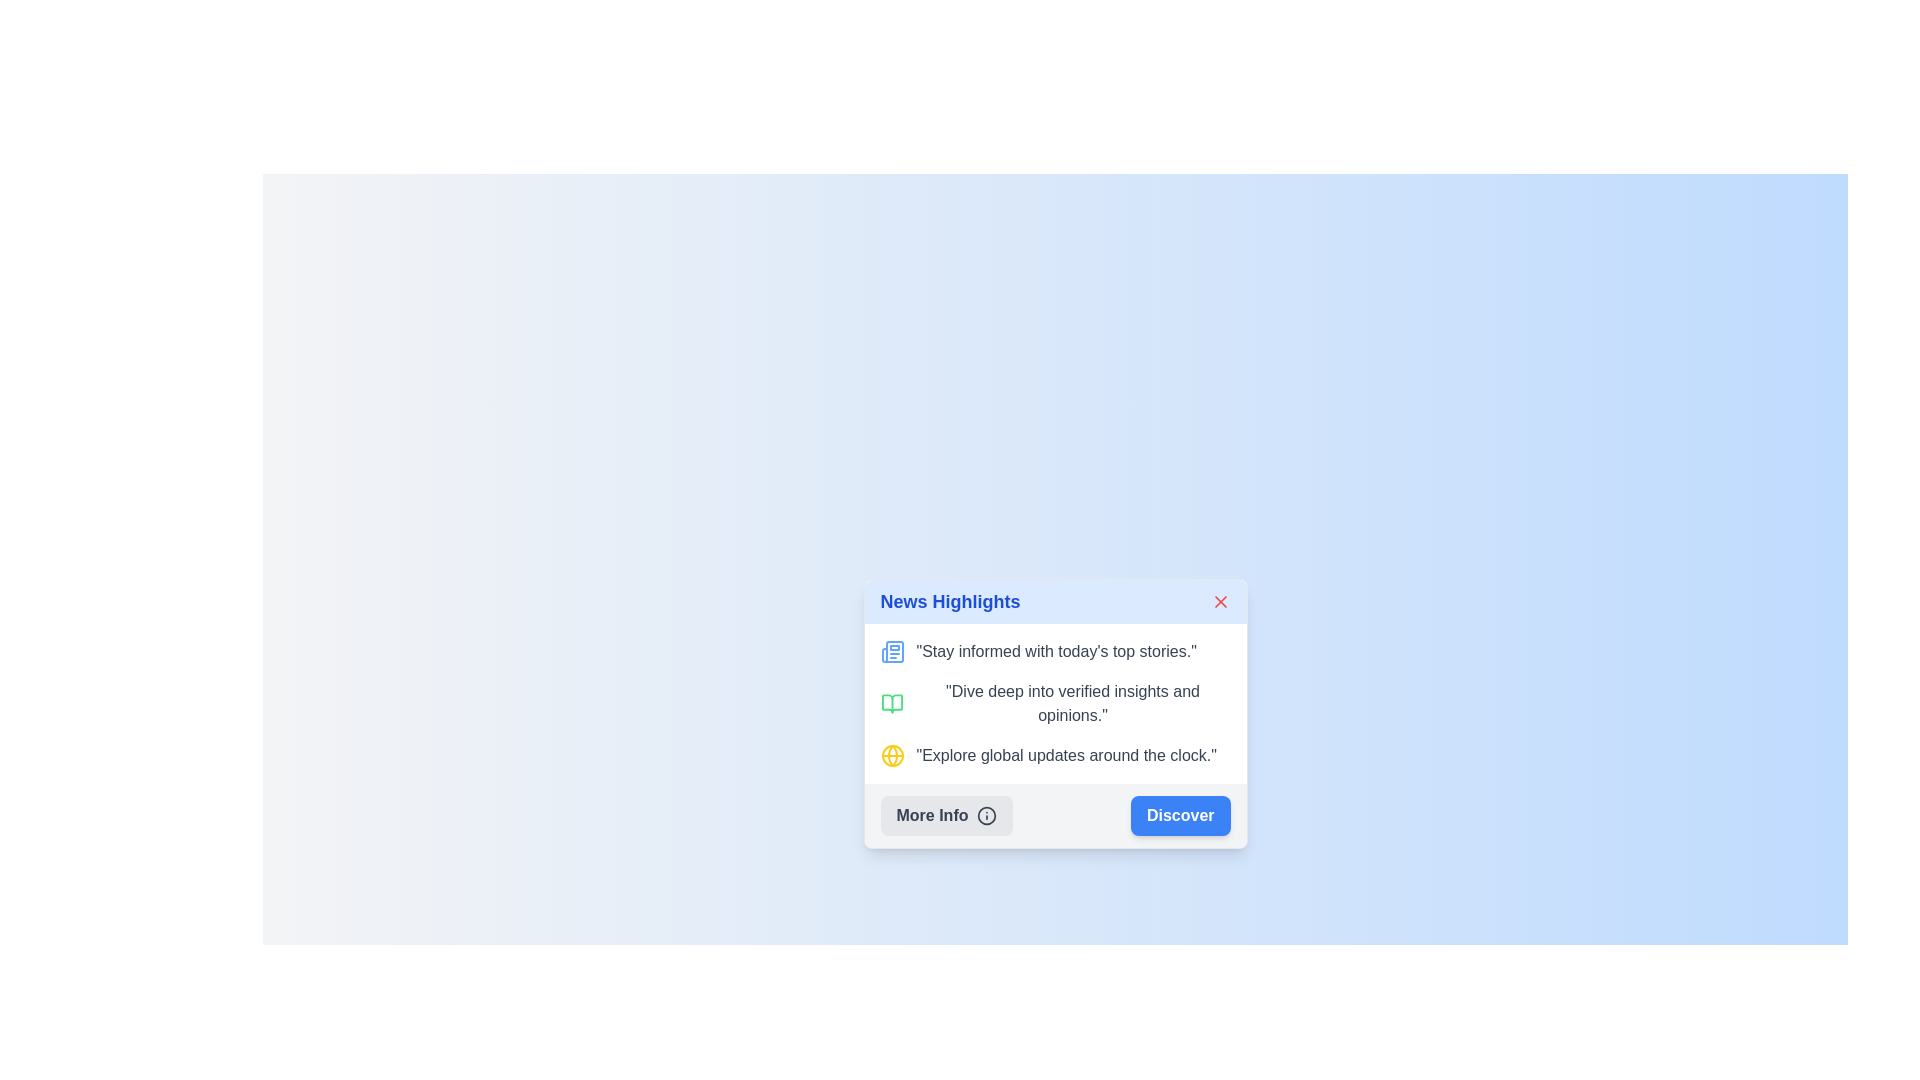  What do you see at coordinates (1219, 600) in the screenshot?
I see `the red diagonal cross icon located at the upper-right corner of the 'News Highlights' card` at bounding box center [1219, 600].